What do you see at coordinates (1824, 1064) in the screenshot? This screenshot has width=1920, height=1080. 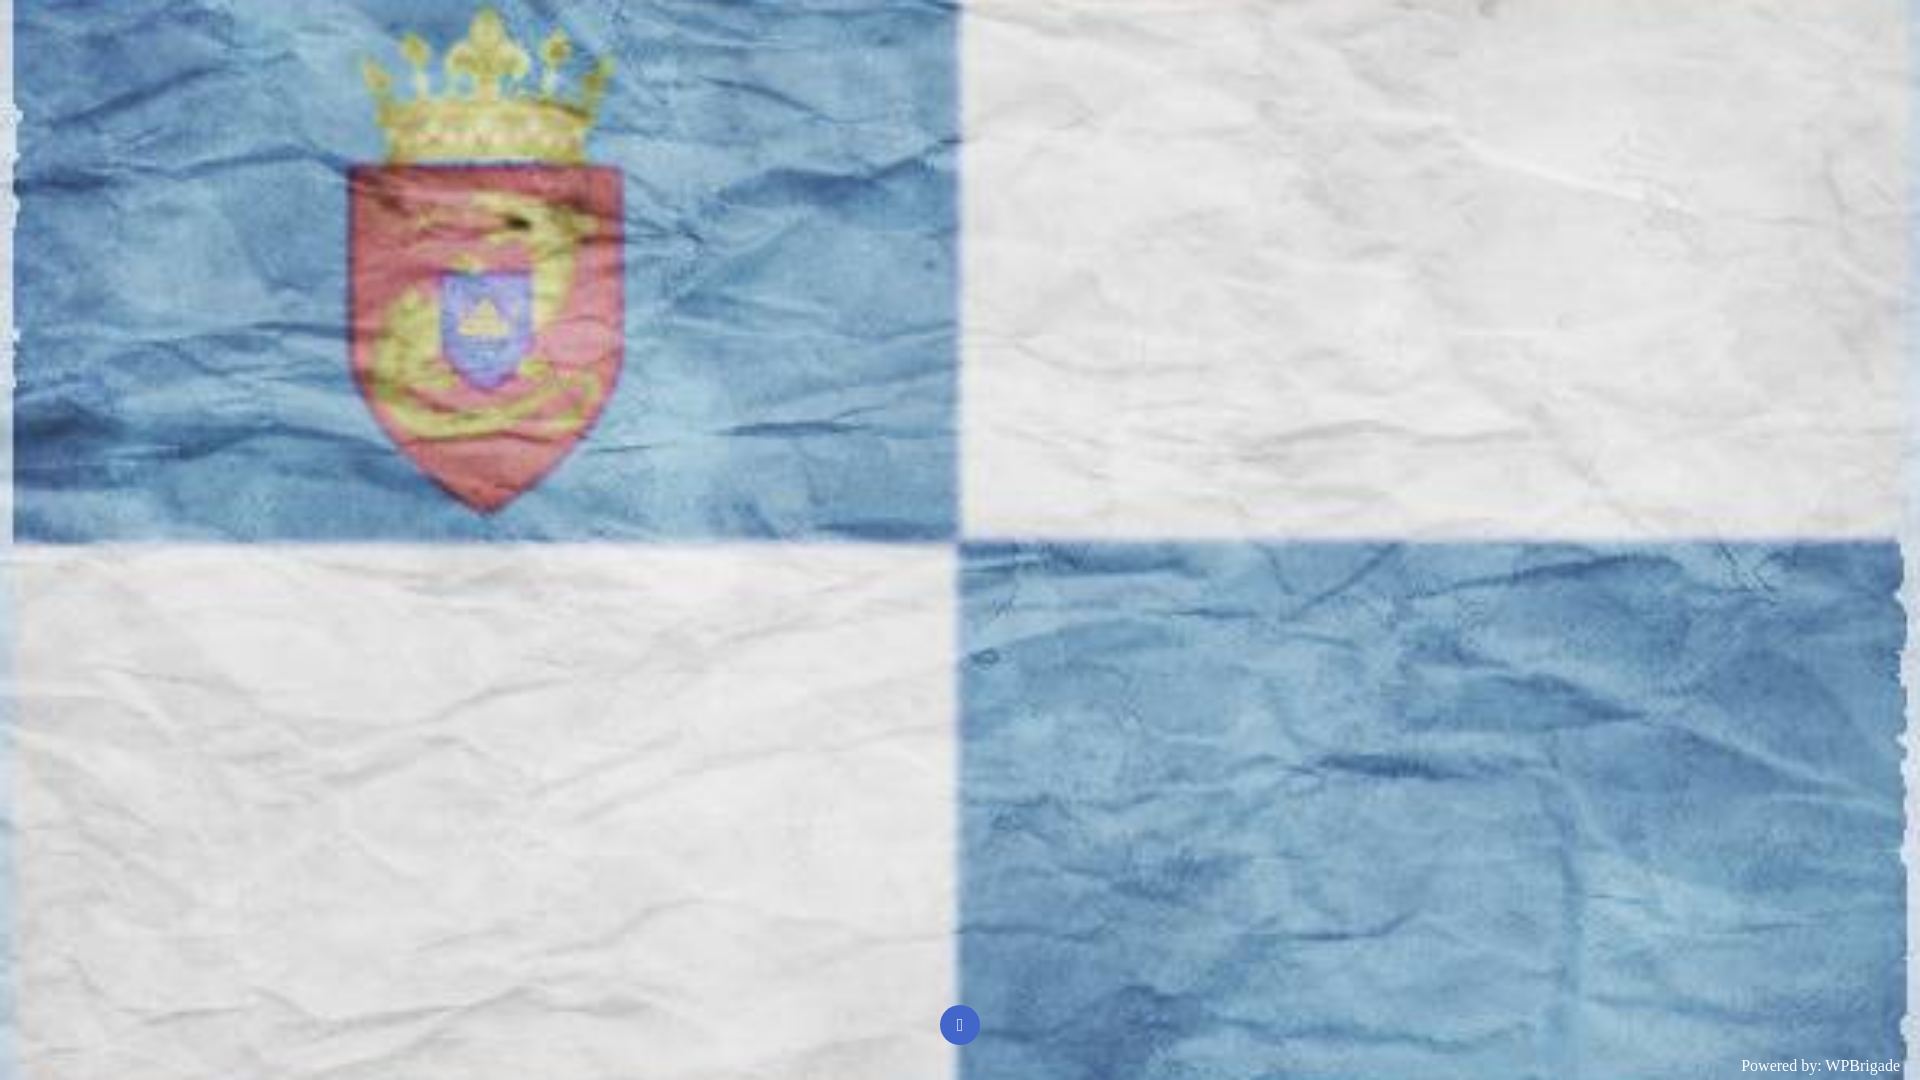 I see `'WPBrigade'` at bounding box center [1824, 1064].